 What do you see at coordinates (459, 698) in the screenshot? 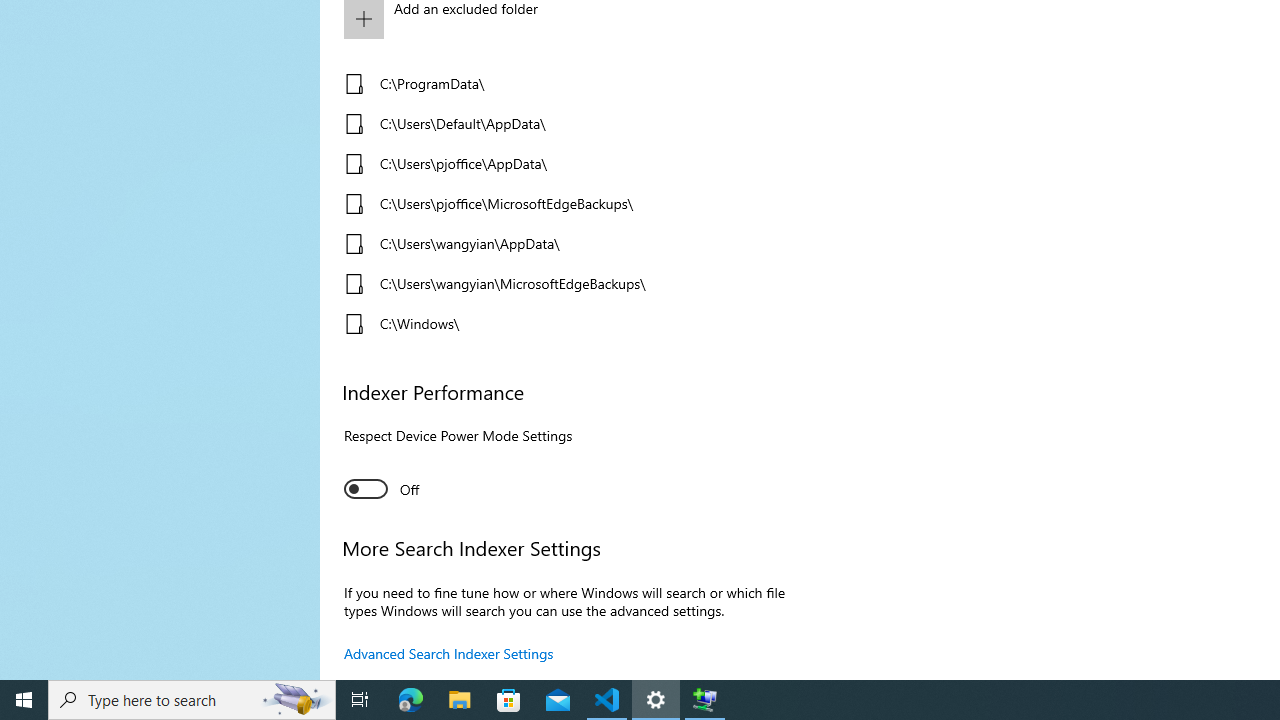
I see `'File Explorer'` at bounding box center [459, 698].